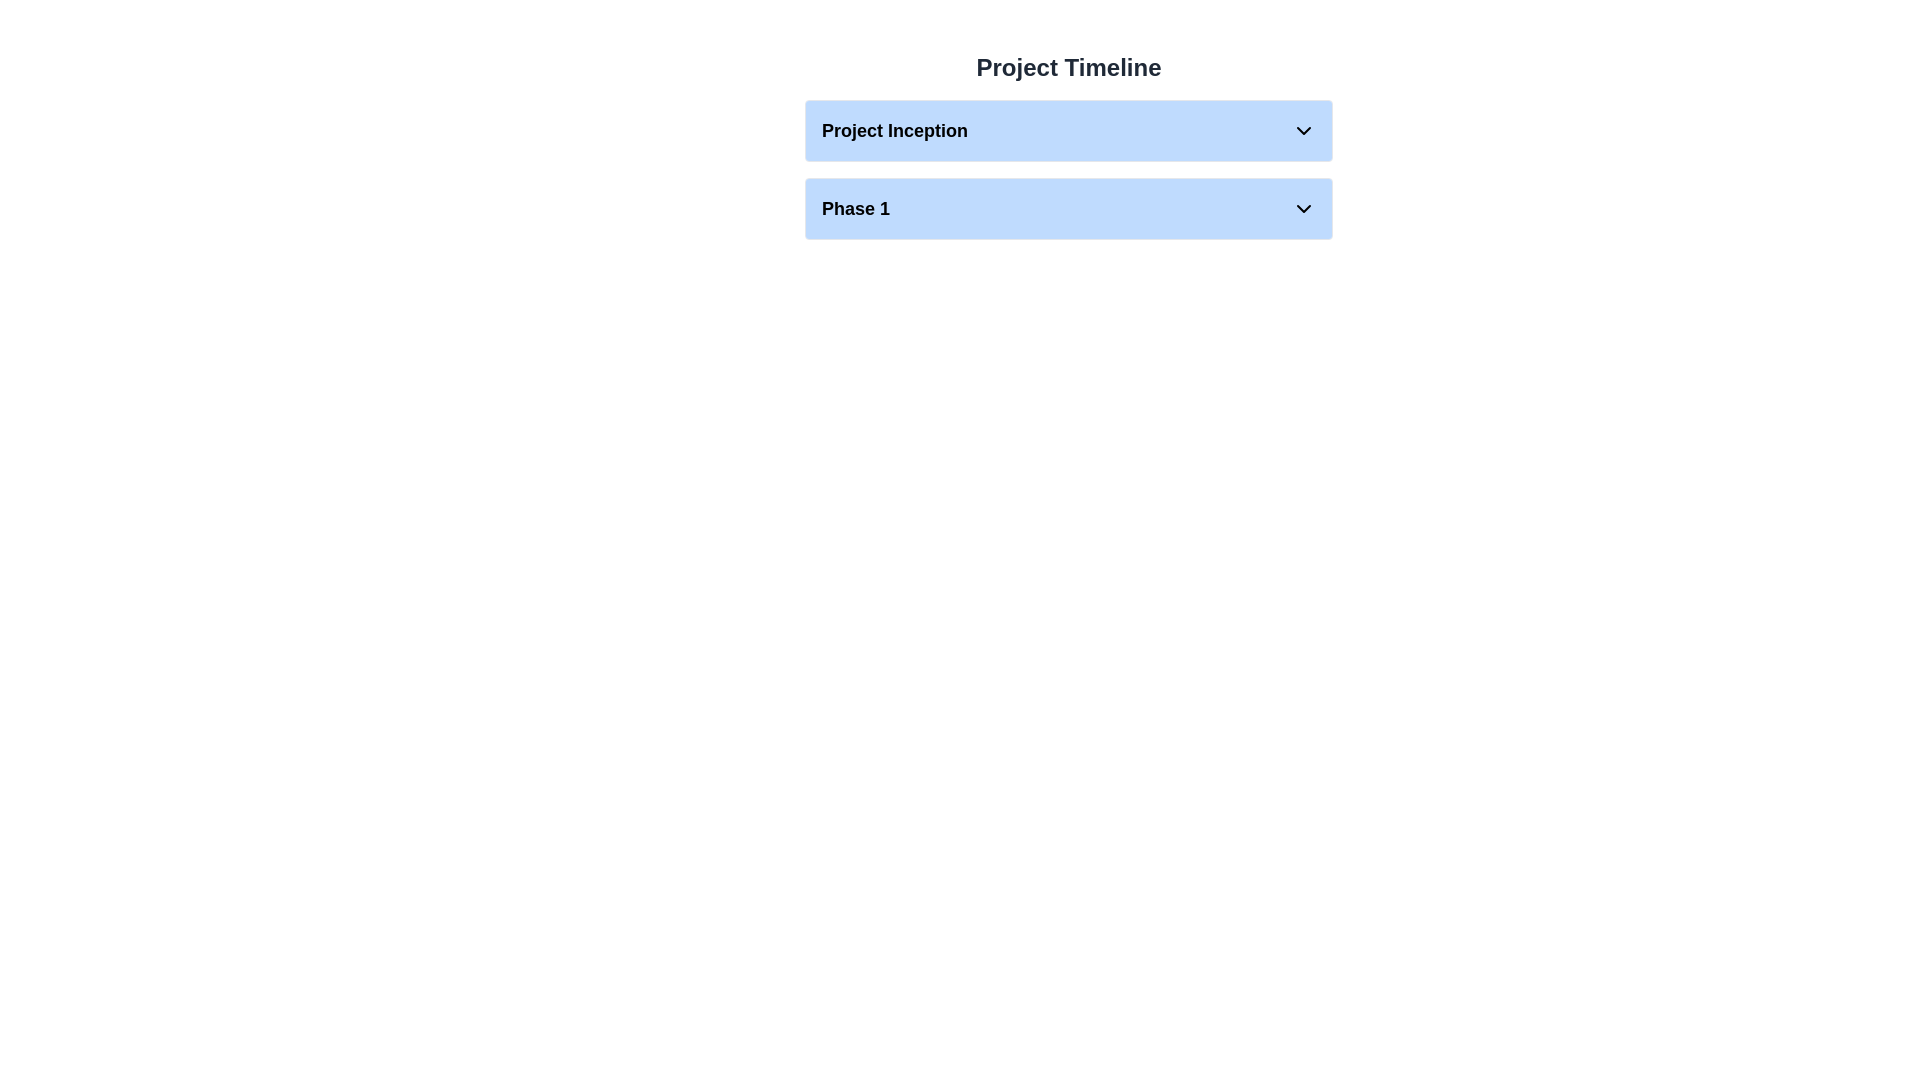  What do you see at coordinates (1304, 131) in the screenshot?
I see `the downward-pointing chevron icon inside the blue rectangular area labeled 'Project Inception'` at bounding box center [1304, 131].